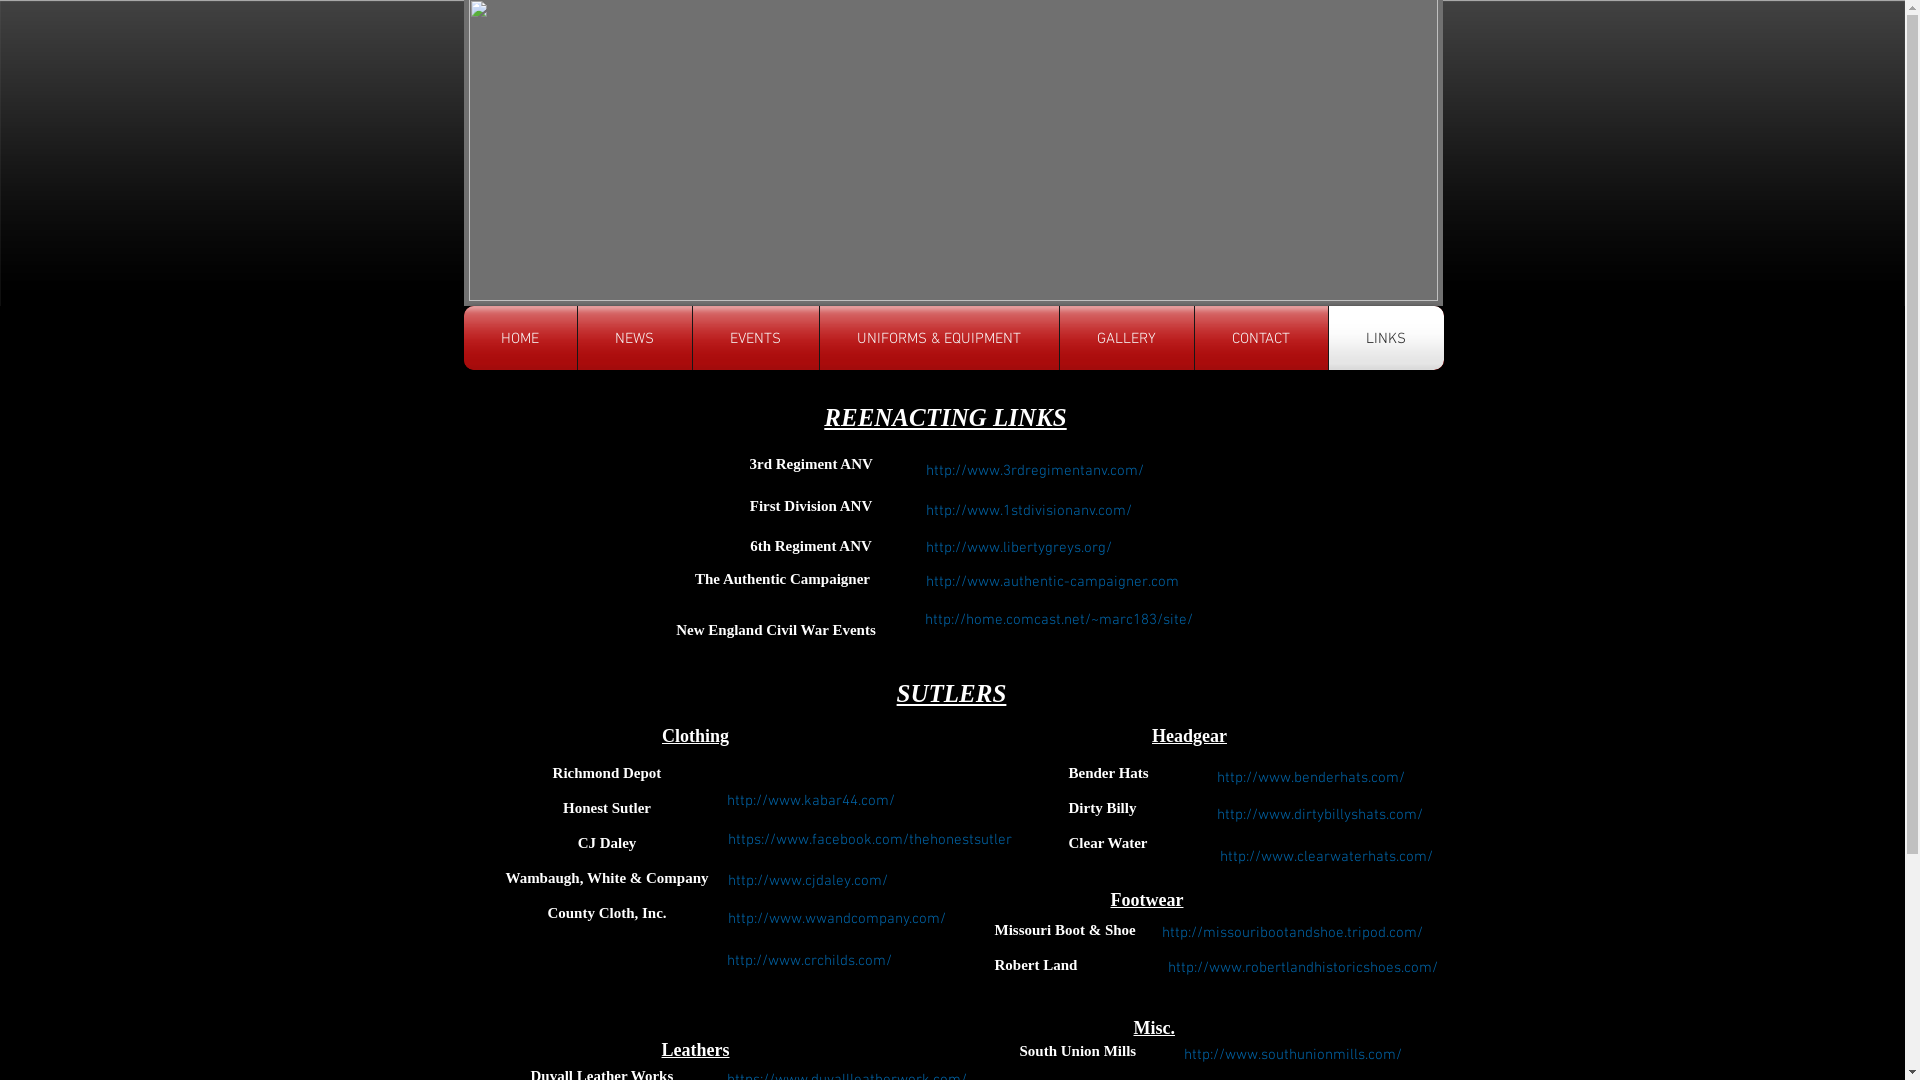  What do you see at coordinates (1310, 774) in the screenshot?
I see `'http://www.benderhats.com/'` at bounding box center [1310, 774].